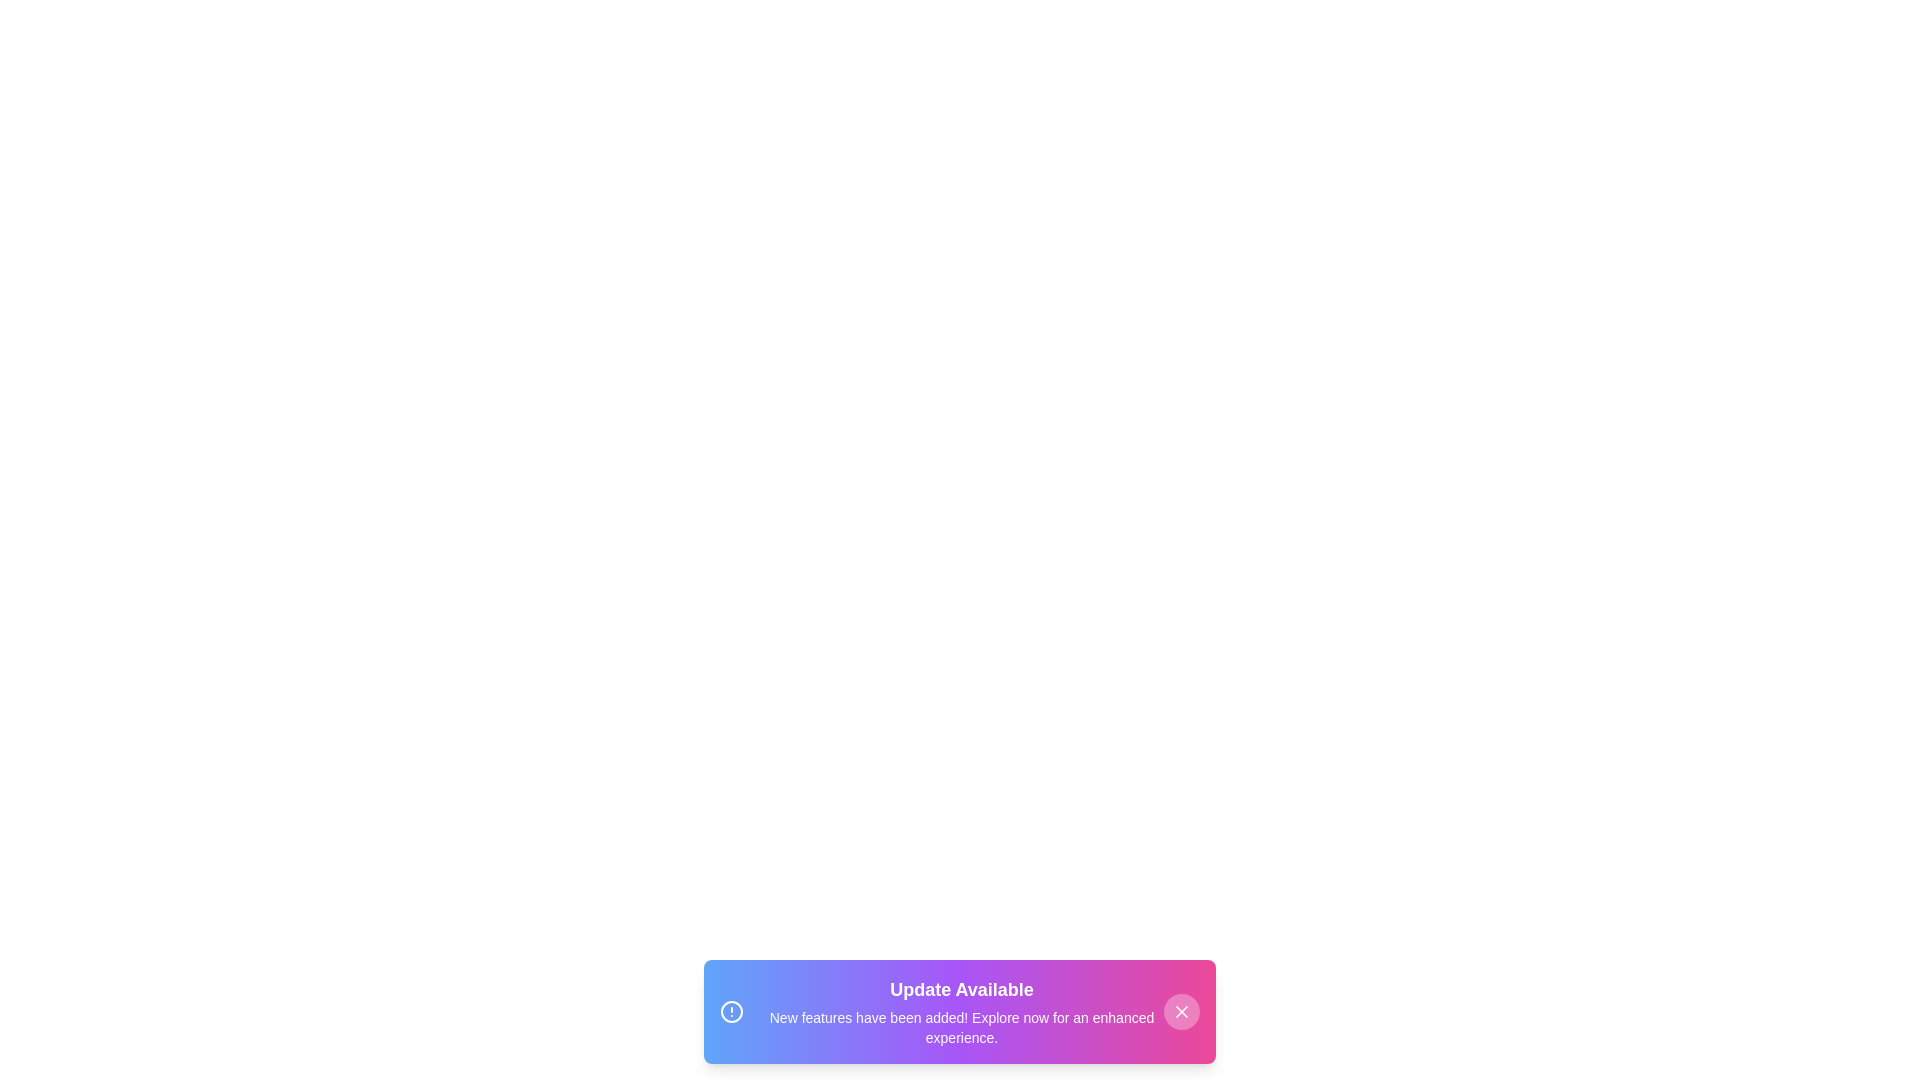 The height and width of the screenshot is (1080, 1920). I want to click on the icon to inspect it, so click(730, 1011).